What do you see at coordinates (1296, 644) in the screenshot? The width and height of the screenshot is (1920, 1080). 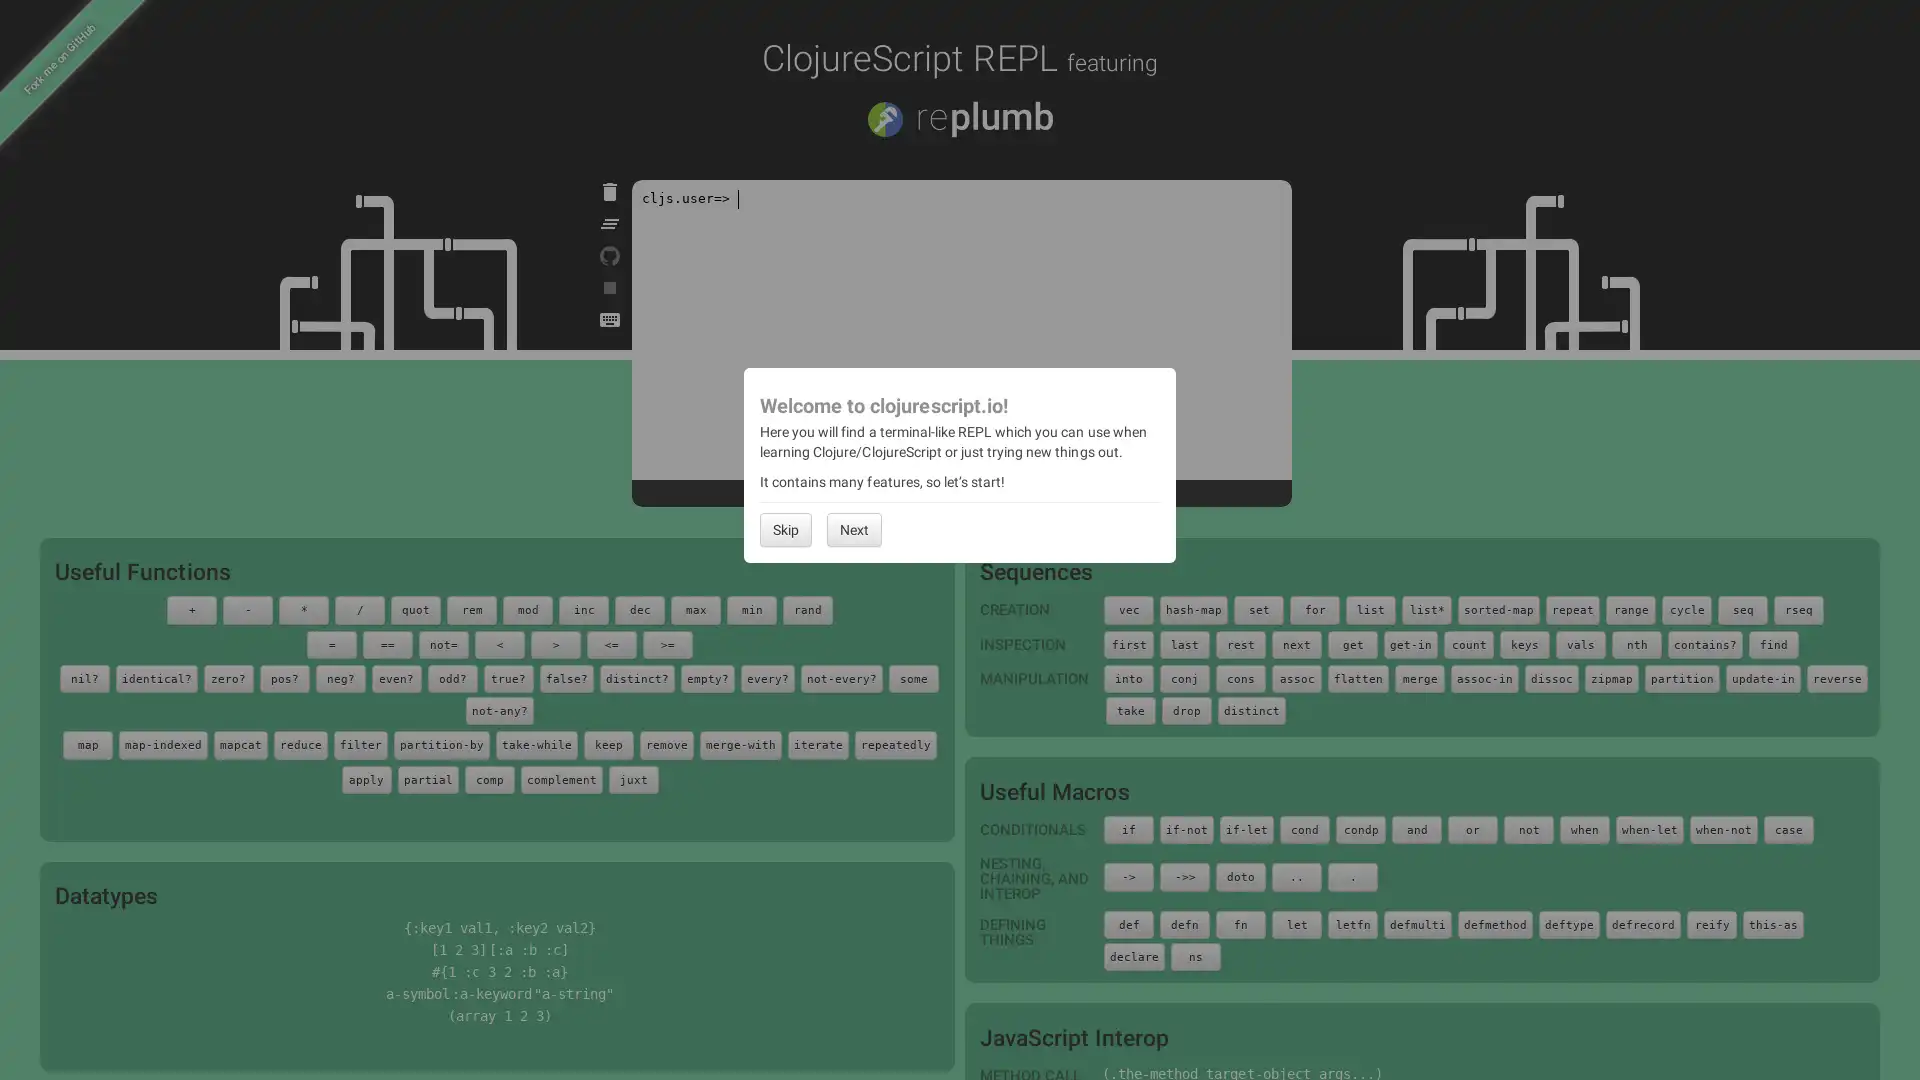 I see `next` at bounding box center [1296, 644].